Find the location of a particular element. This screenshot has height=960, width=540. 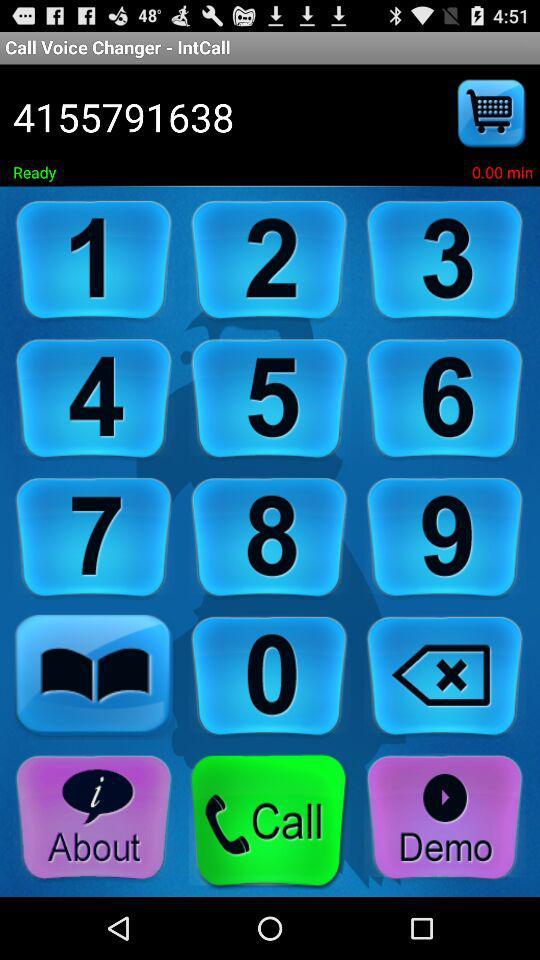

click number is located at coordinates (445, 537).